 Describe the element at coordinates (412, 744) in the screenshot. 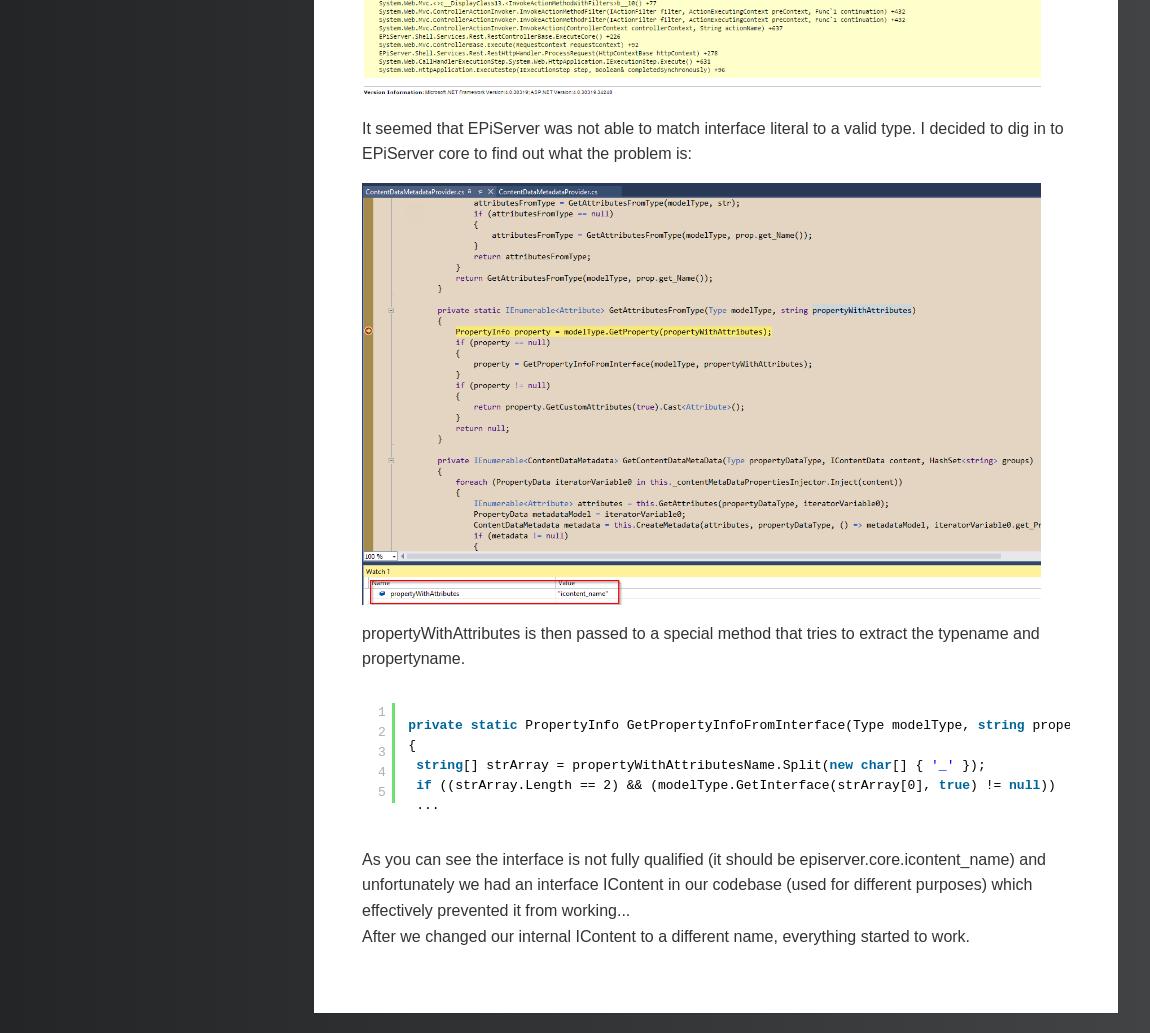

I see `'{'` at that location.